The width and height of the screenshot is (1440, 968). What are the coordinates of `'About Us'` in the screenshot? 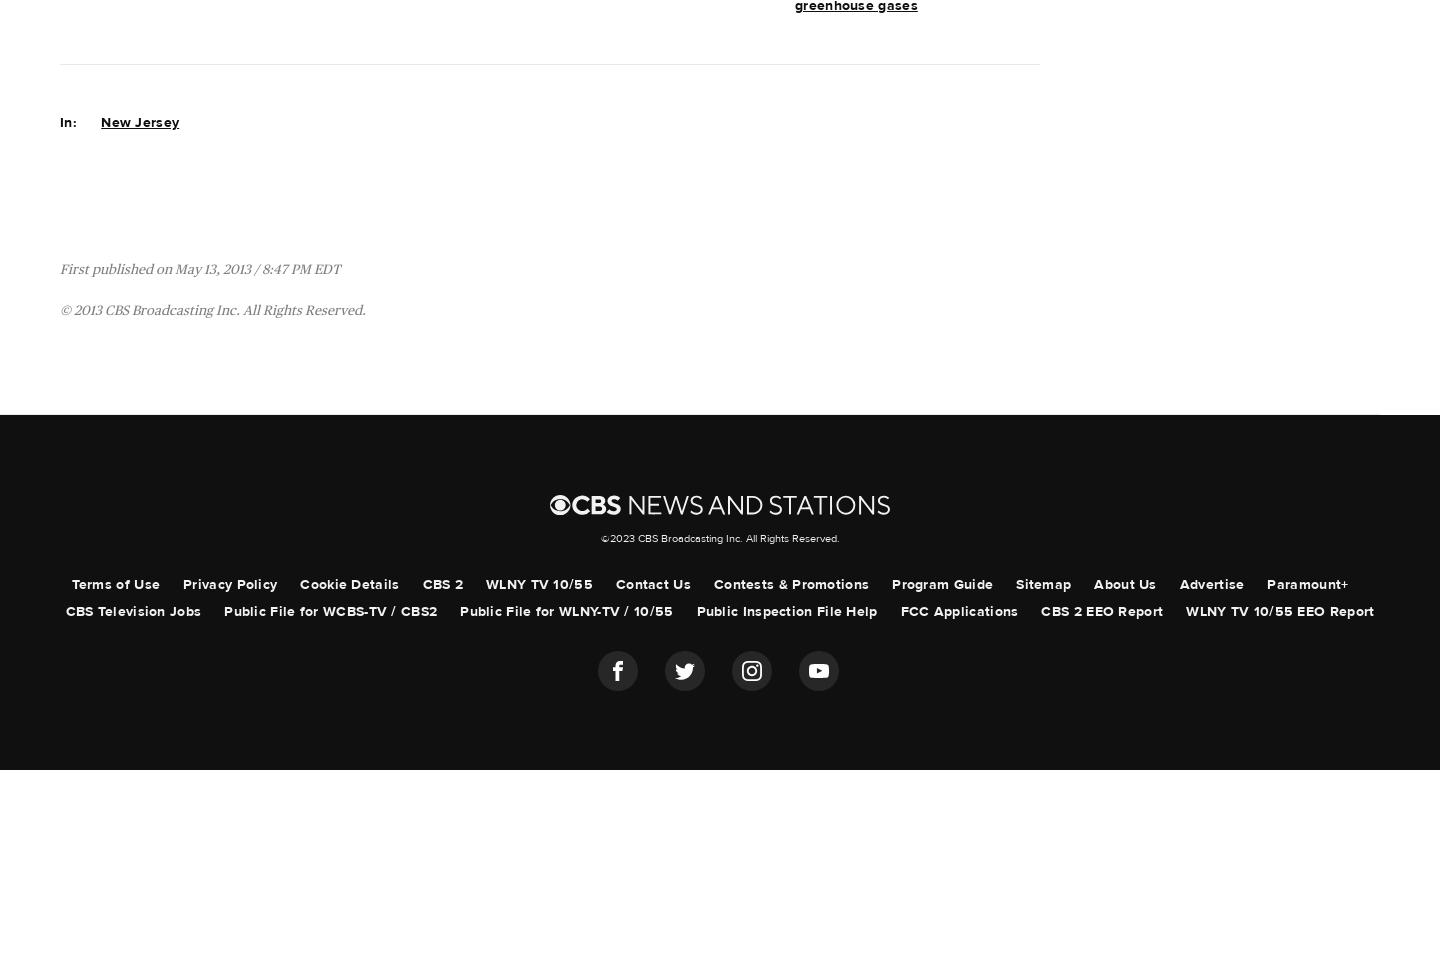 It's located at (1123, 584).